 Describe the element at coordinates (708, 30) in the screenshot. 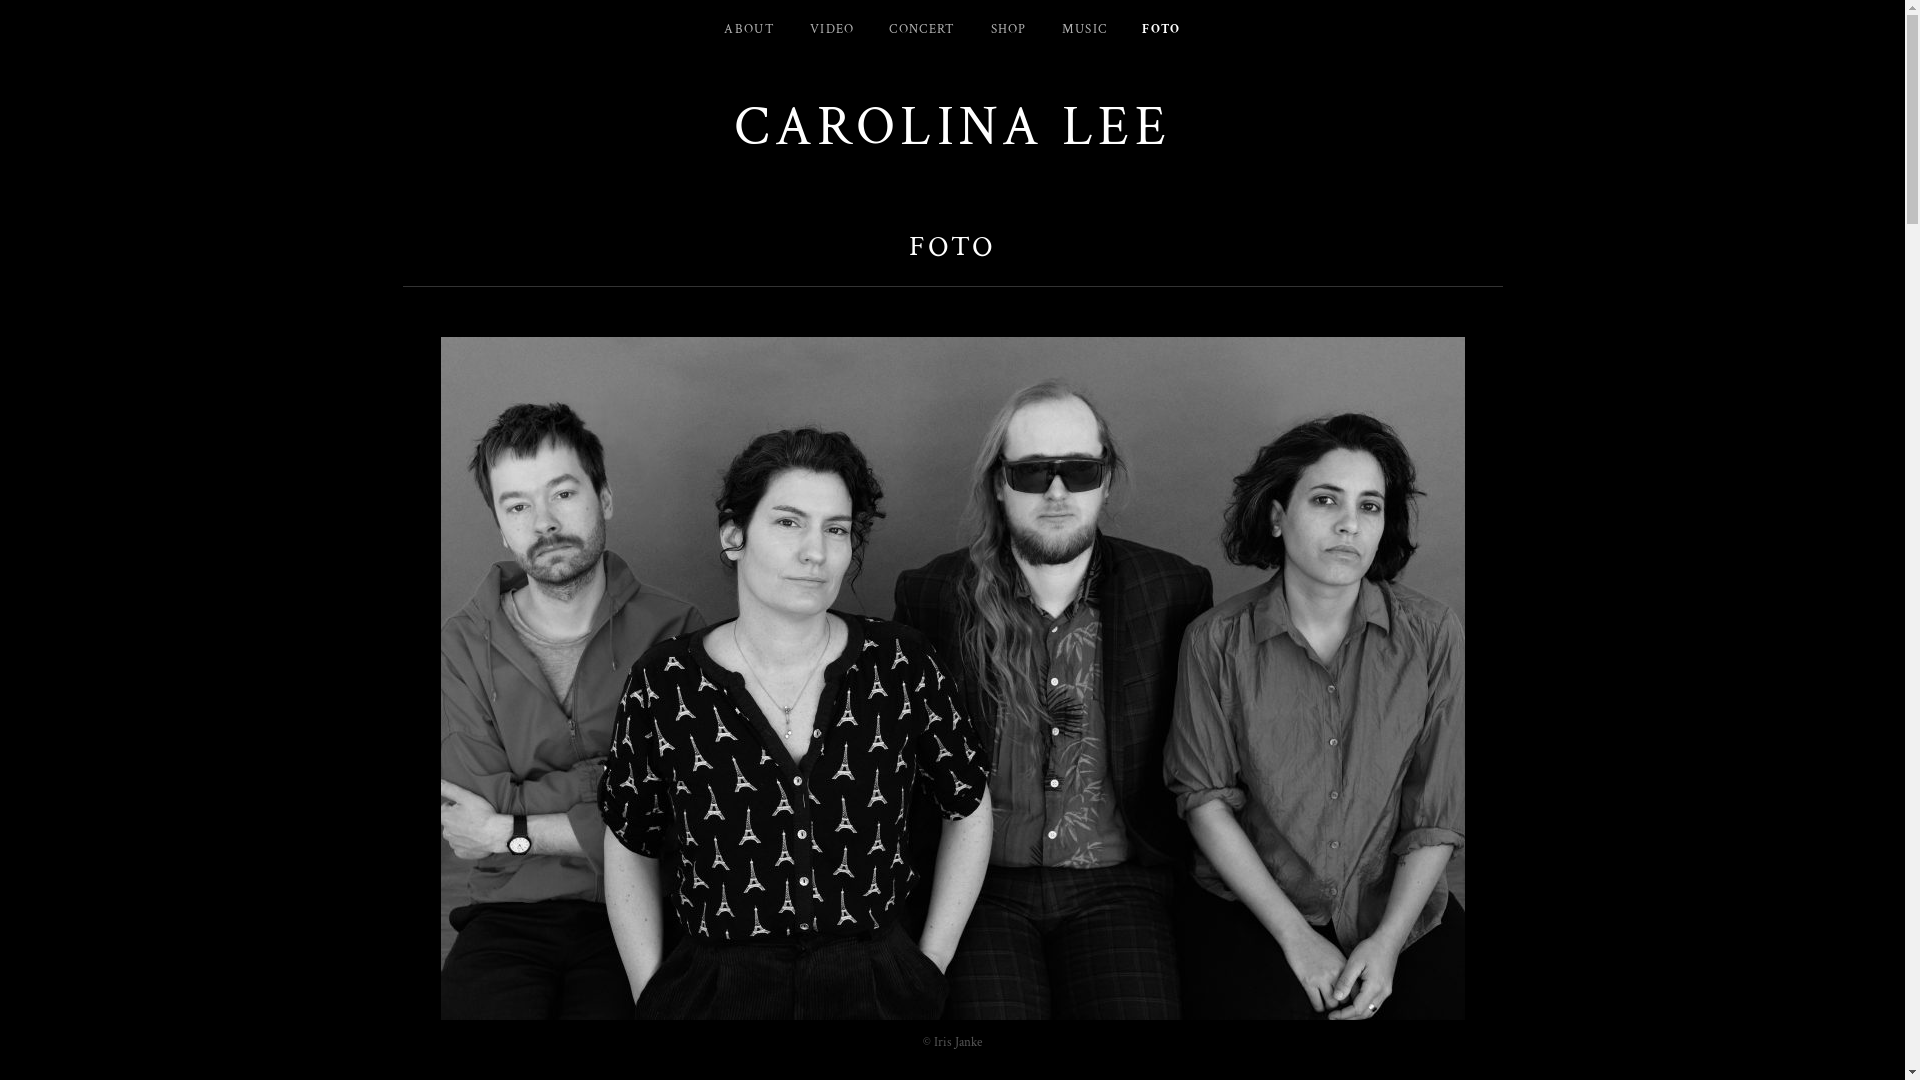

I see `'ABOUT'` at that location.